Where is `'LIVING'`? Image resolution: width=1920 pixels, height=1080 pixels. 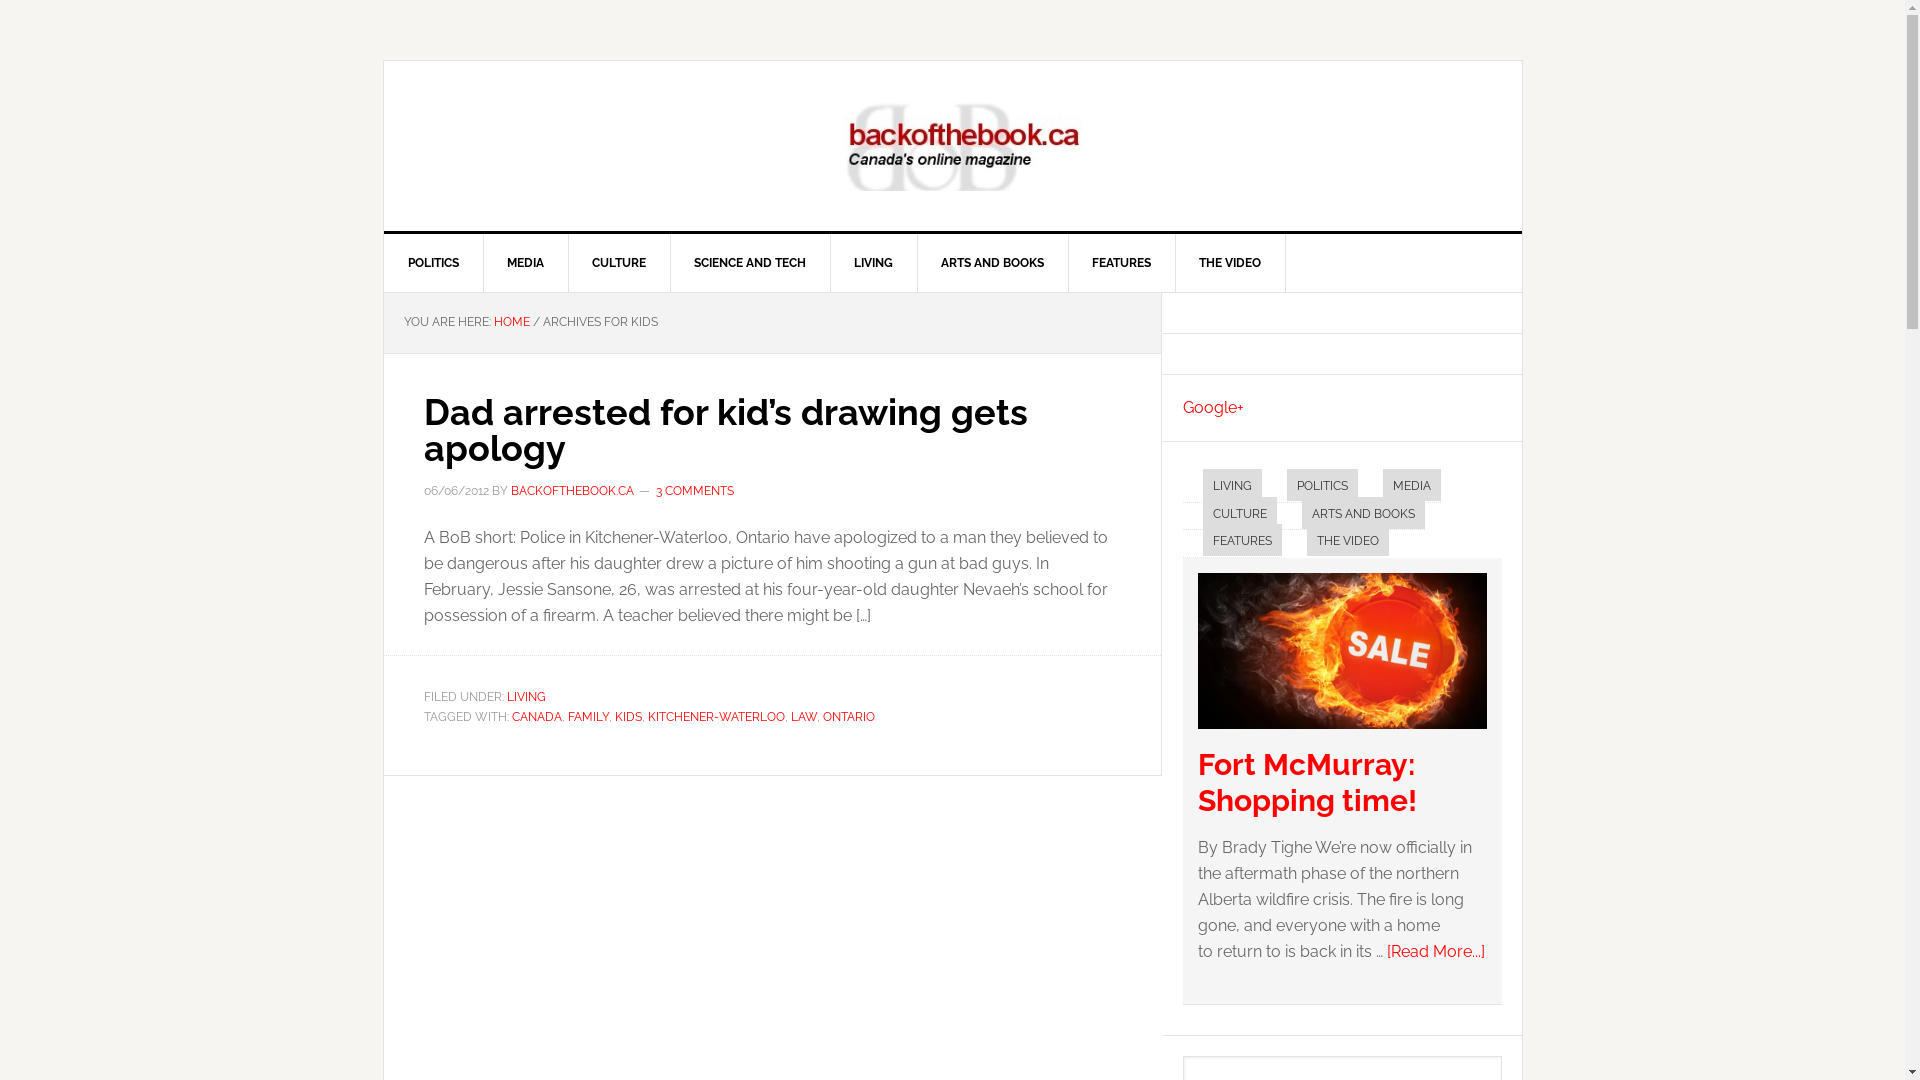 'LIVING' is located at coordinates (830, 261).